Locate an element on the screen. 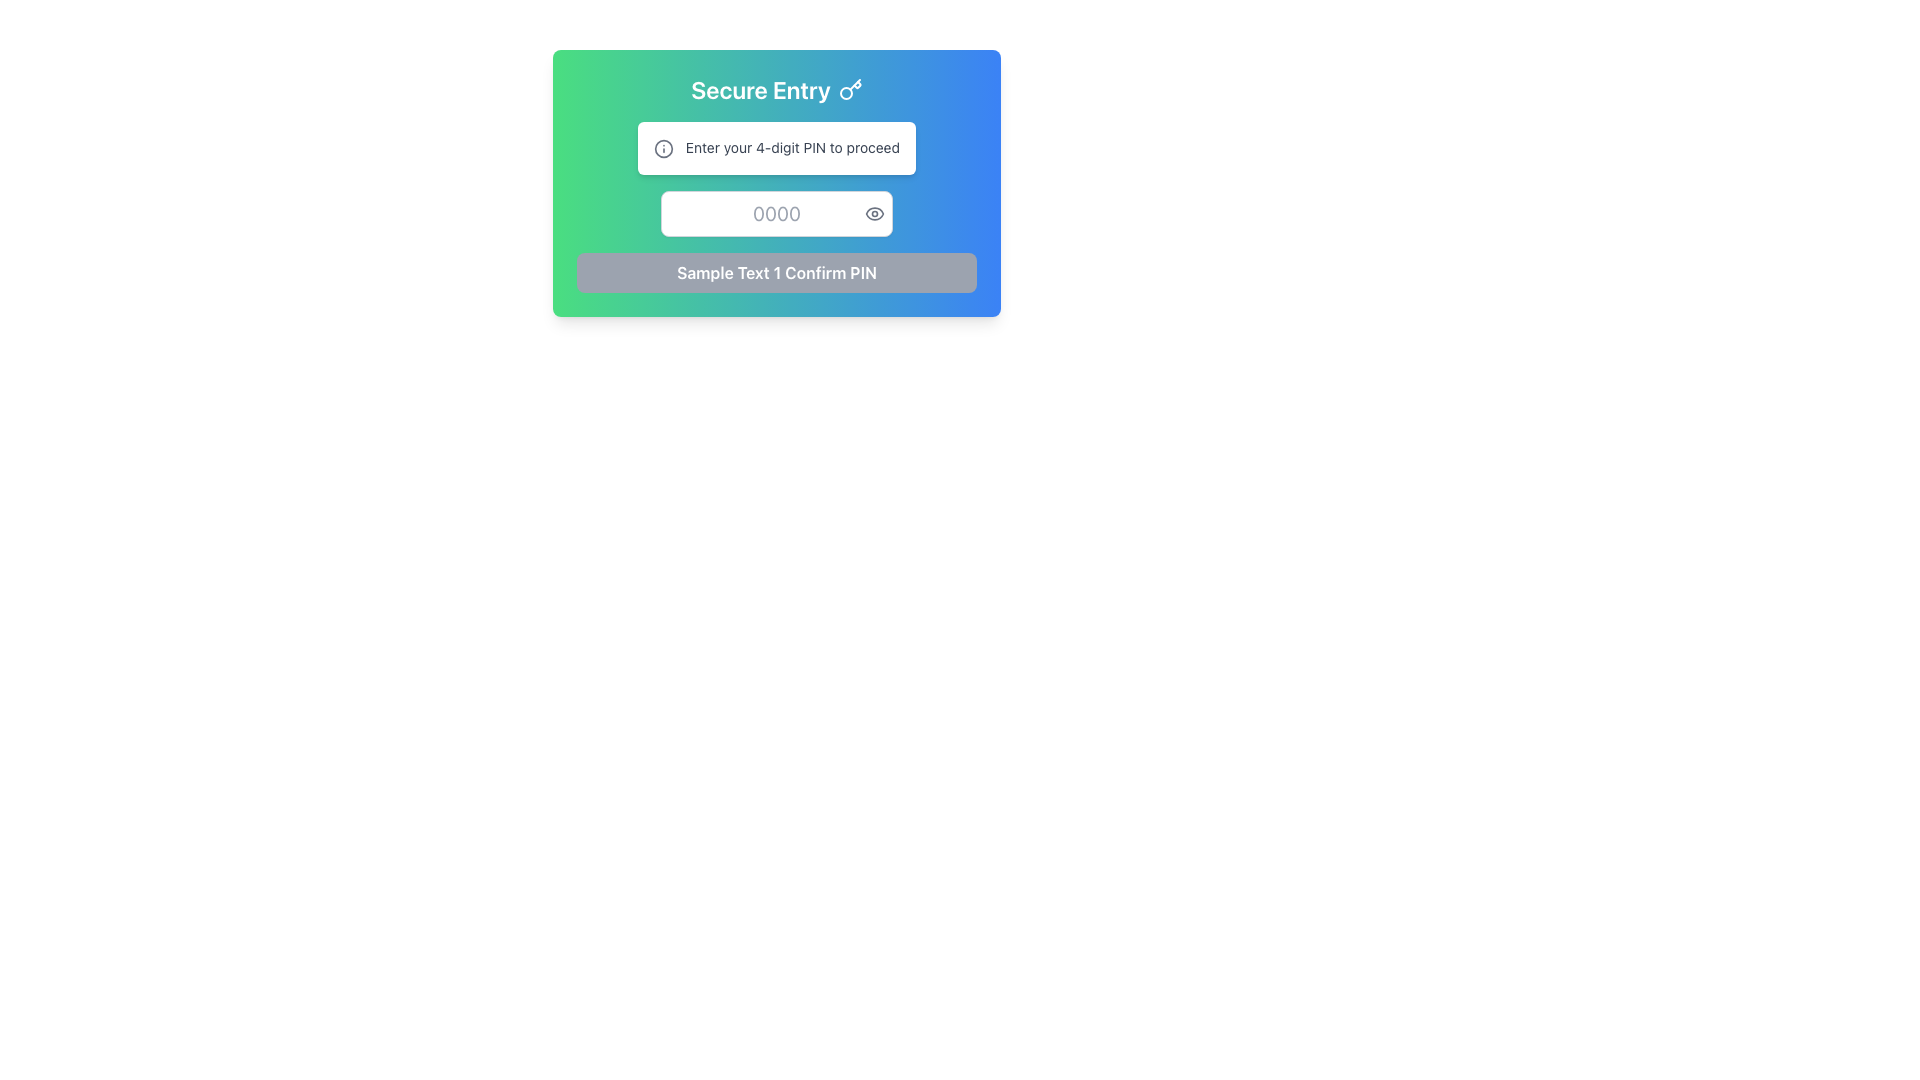 The height and width of the screenshot is (1080, 1920). the eye icon button, which is a monochrome gray icon located to the right of the text input field with placeholder text '0000' is located at coordinates (874, 213).